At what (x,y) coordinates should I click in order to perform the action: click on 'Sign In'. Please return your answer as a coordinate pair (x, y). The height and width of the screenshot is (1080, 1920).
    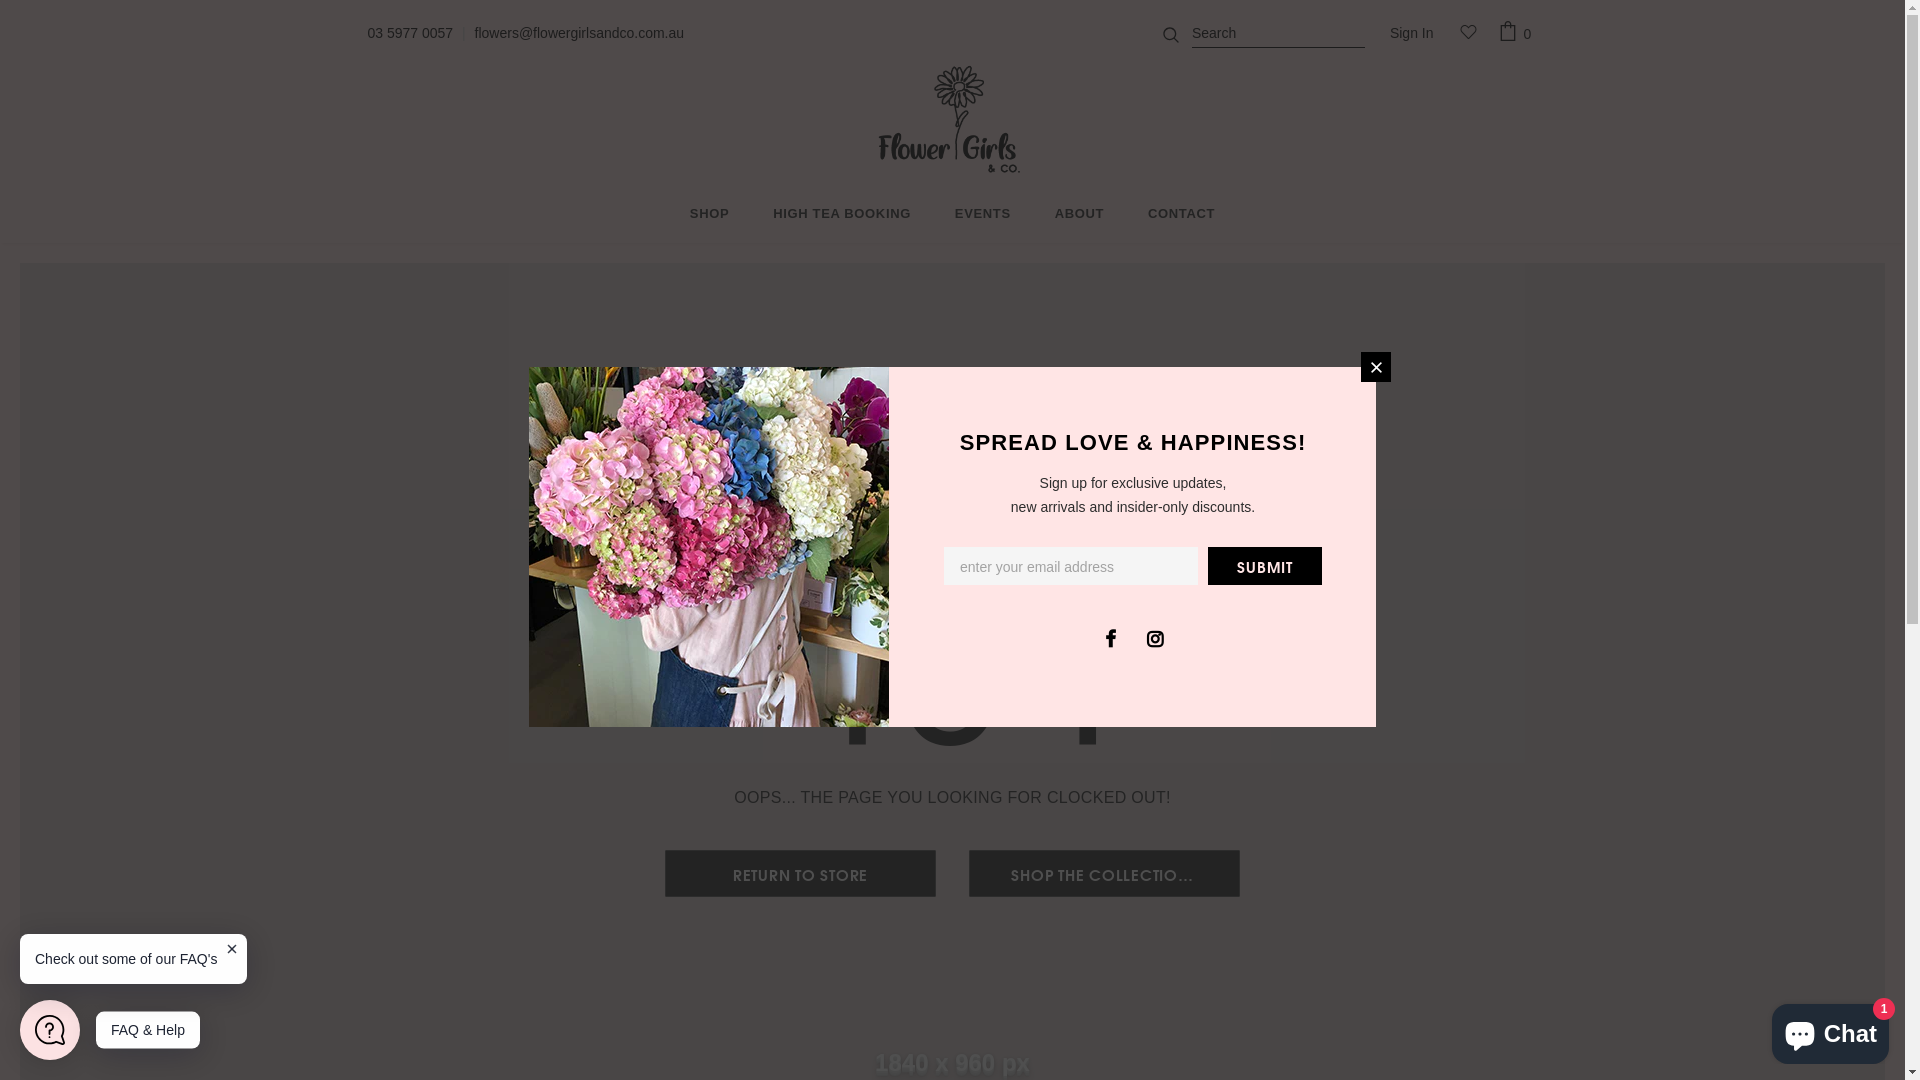
    Looking at the image, I should click on (1410, 34).